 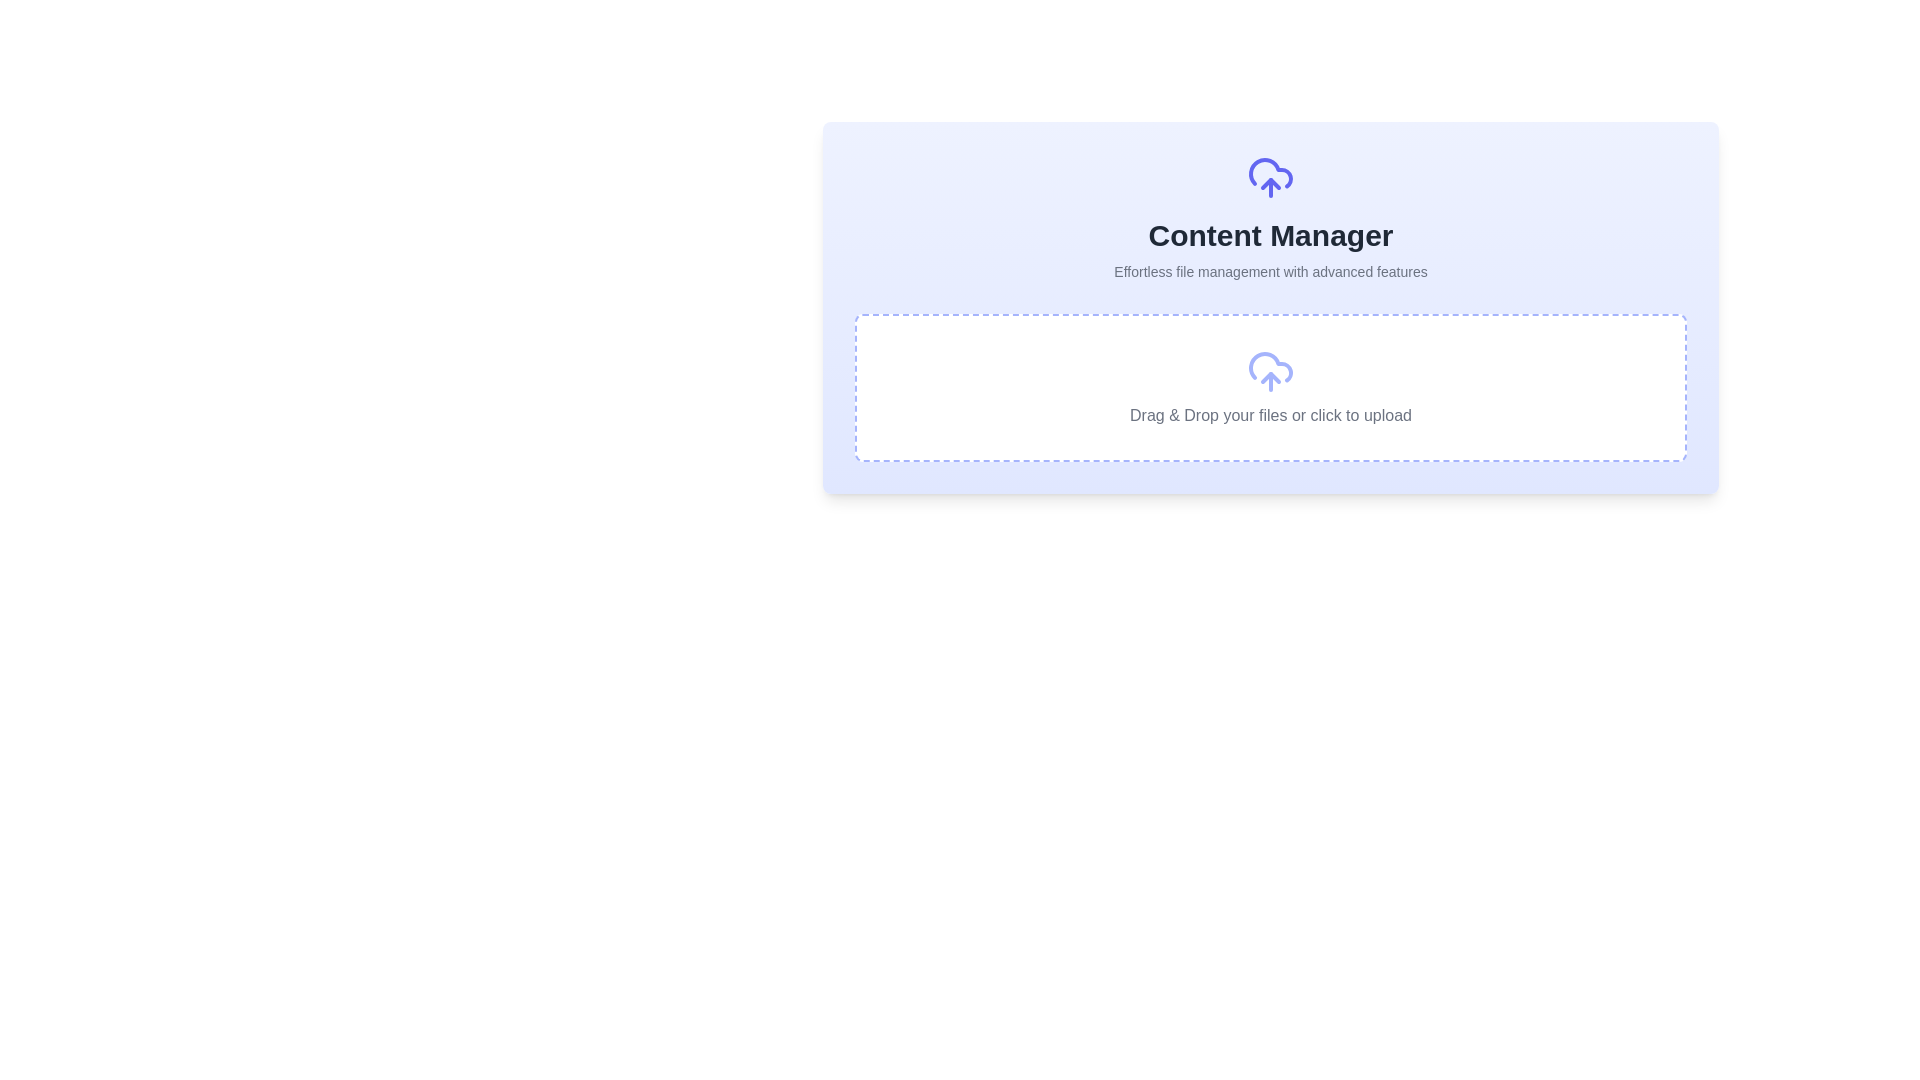 What do you see at coordinates (1270, 371) in the screenshot?
I see `the upload icon located near the center of the dashed-bordered rectangular area designated for file uploads, which is visually above the prompt text 'Drag & Drop your files or click to upload'` at bounding box center [1270, 371].